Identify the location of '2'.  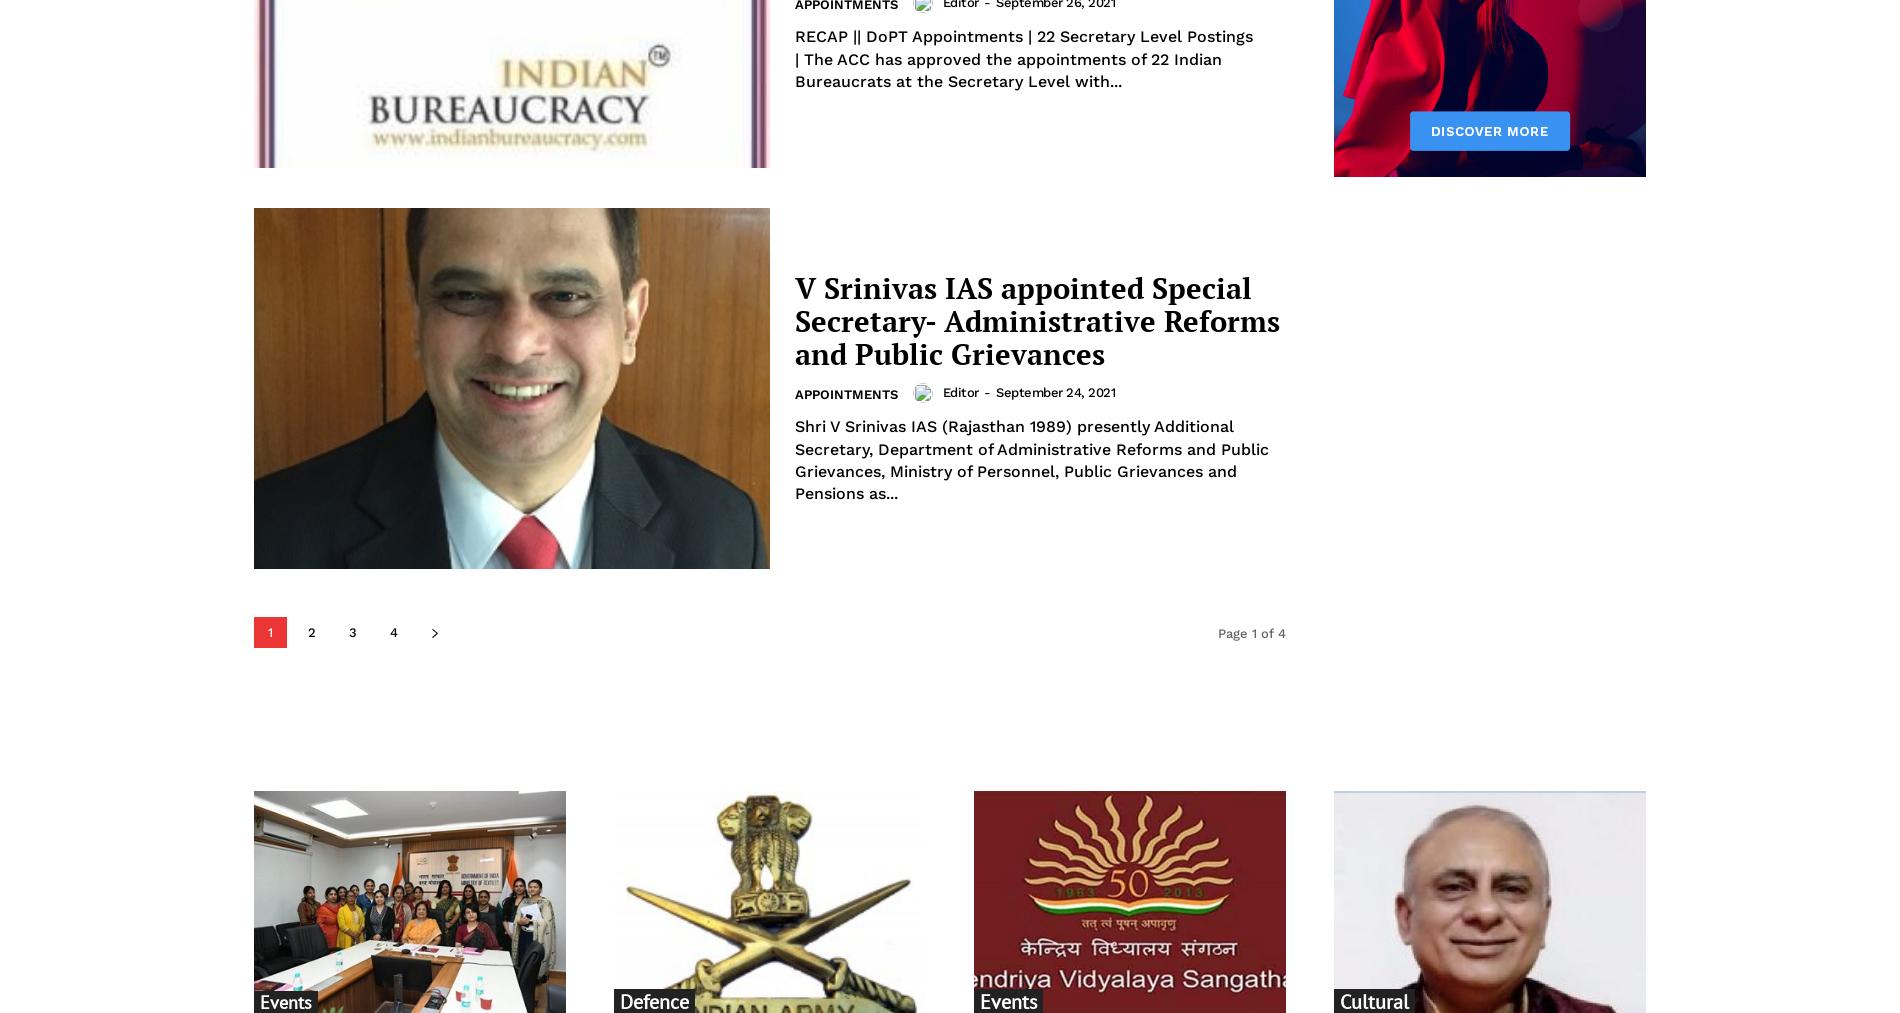
(310, 631).